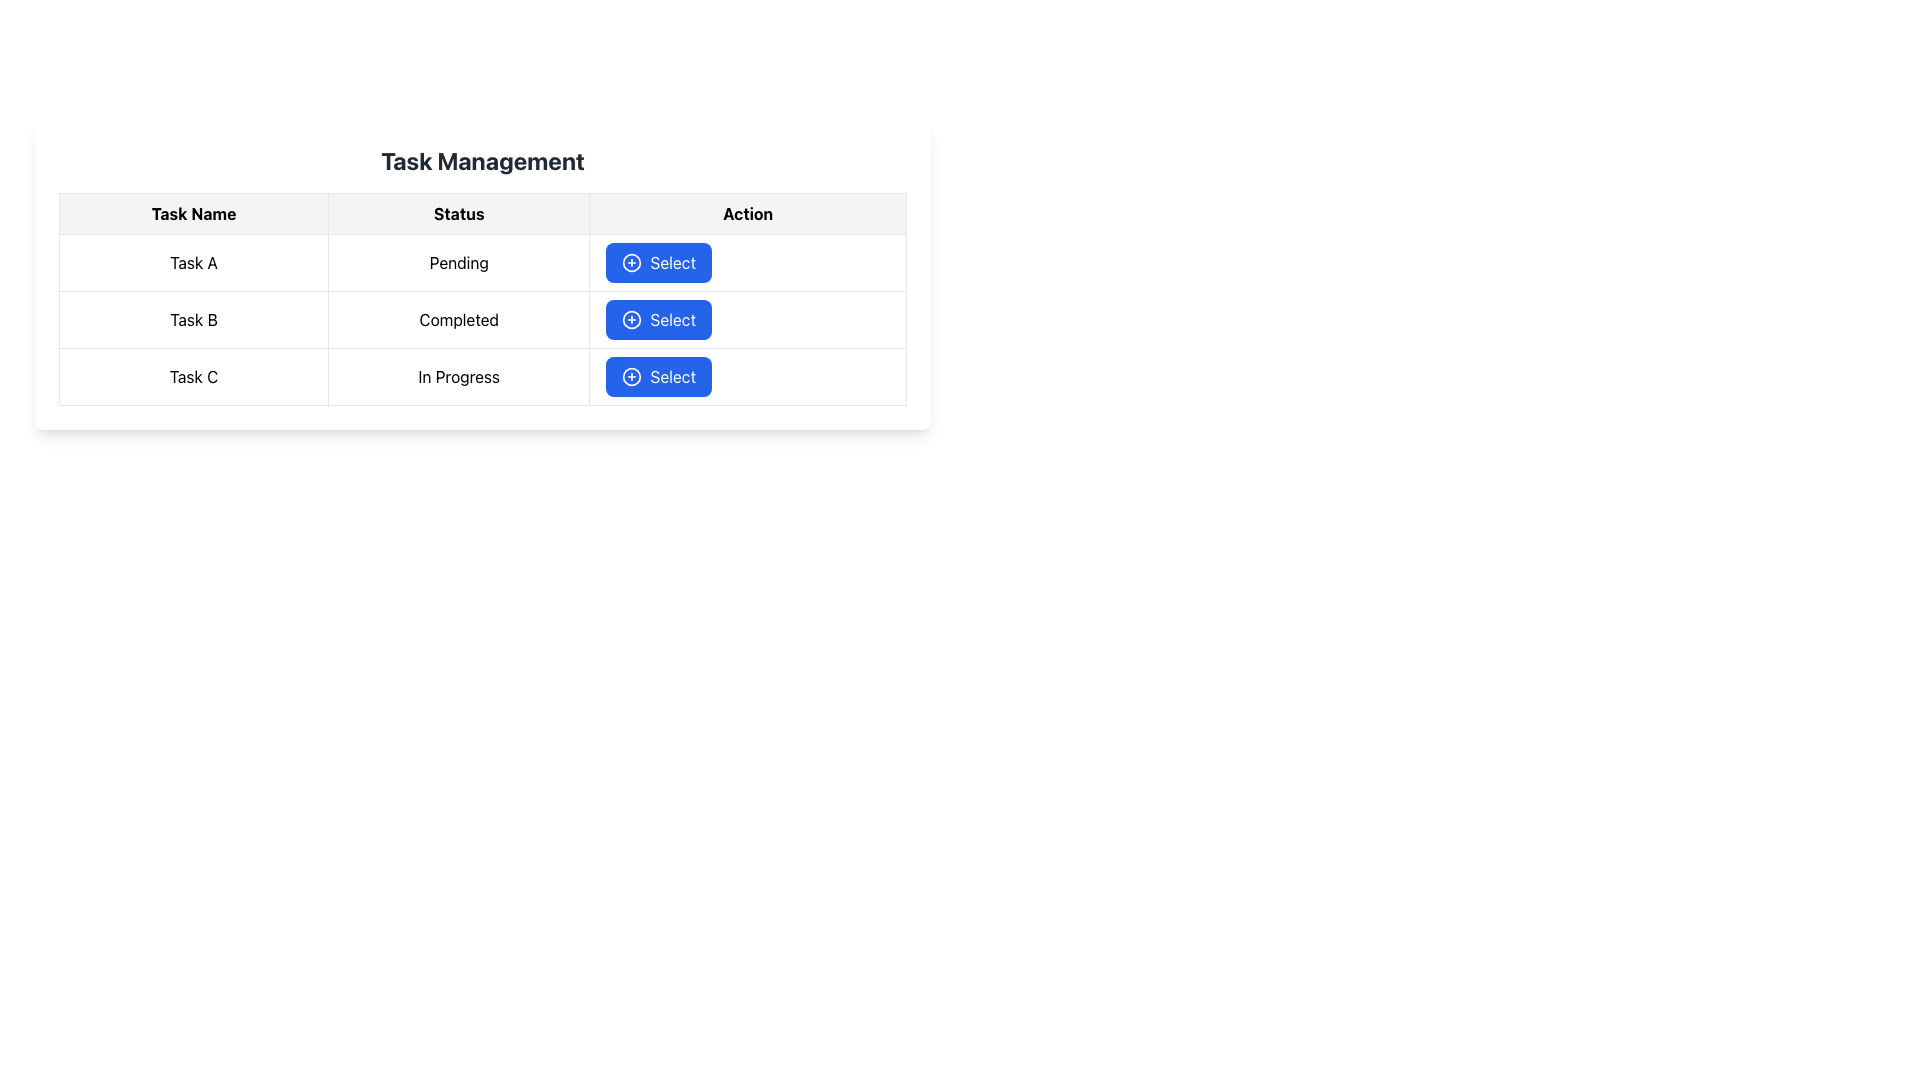 Image resolution: width=1920 pixels, height=1080 pixels. I want to click on the circular '+' icon, which is part of the 'Select' button in the first row of the 'Action' column of the table, so click(631, 261).